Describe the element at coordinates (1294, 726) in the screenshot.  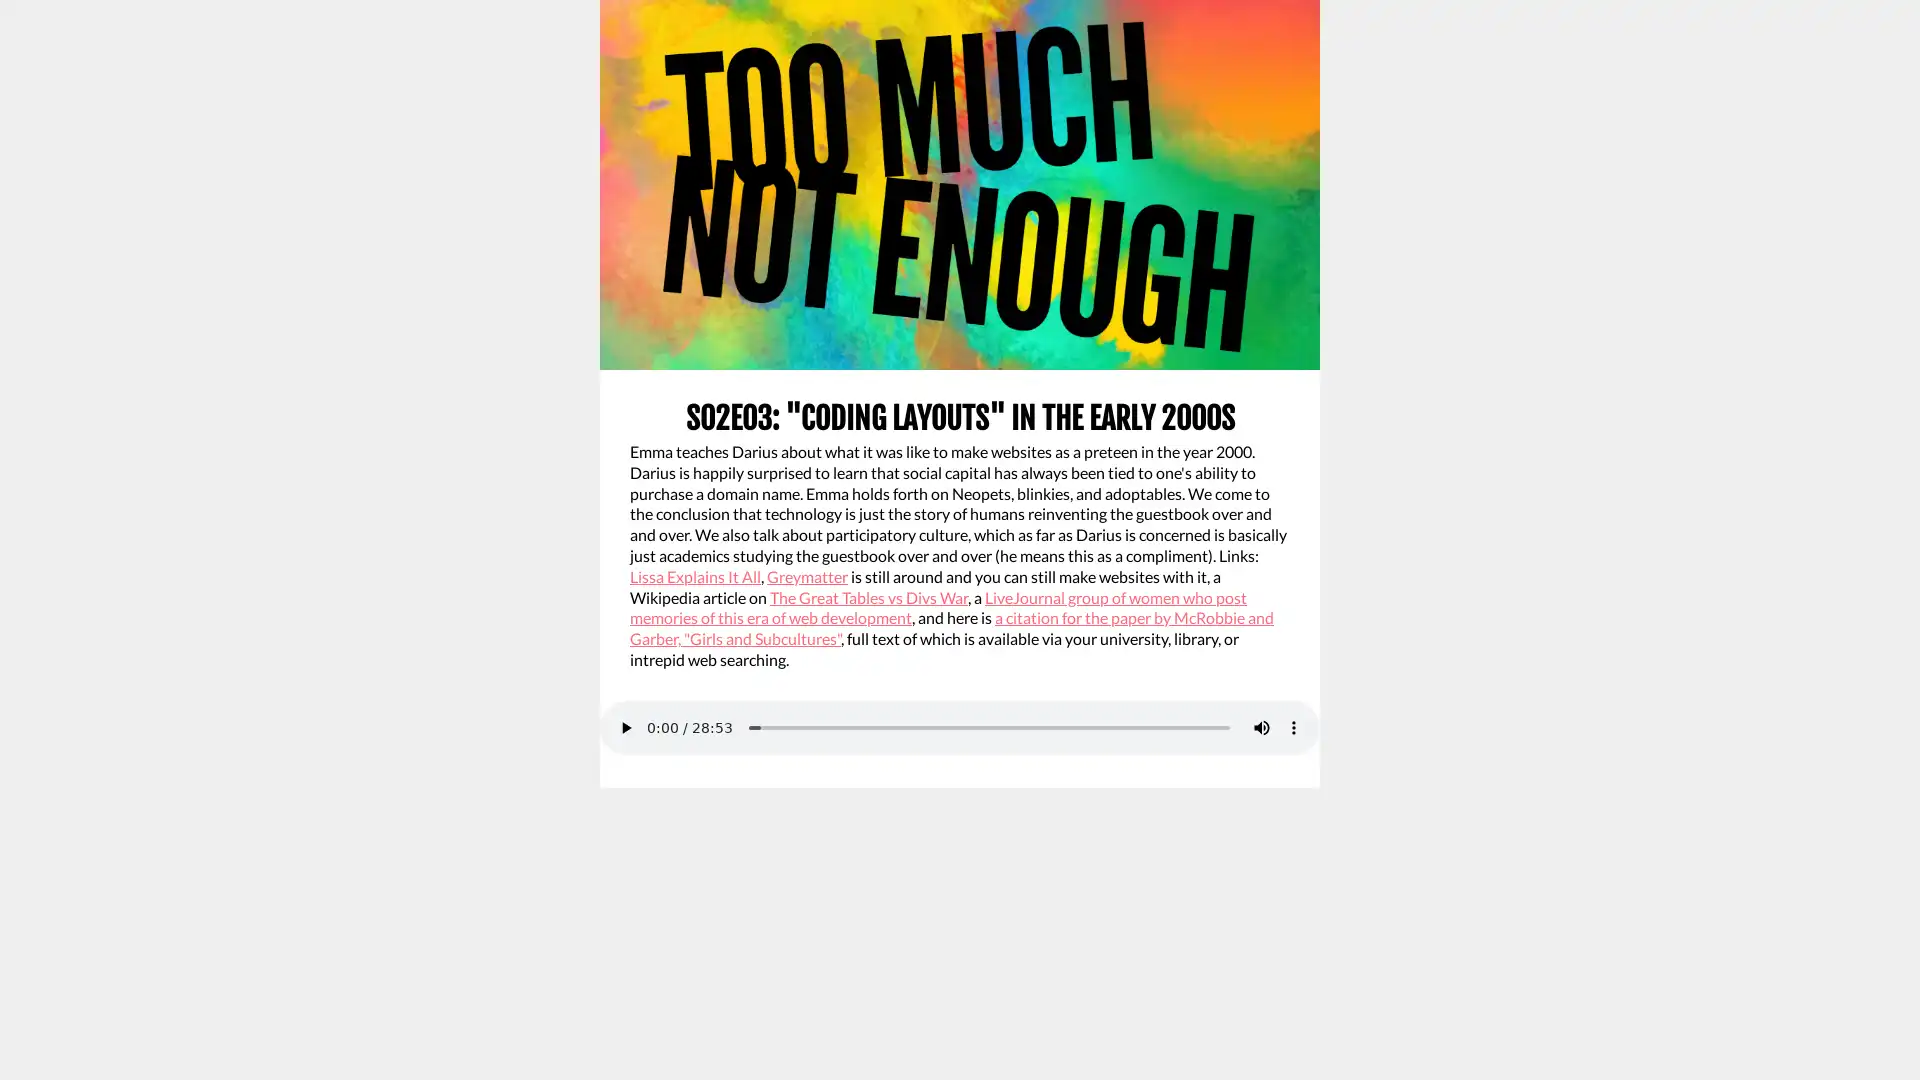
I see `show more media controls` at that location.